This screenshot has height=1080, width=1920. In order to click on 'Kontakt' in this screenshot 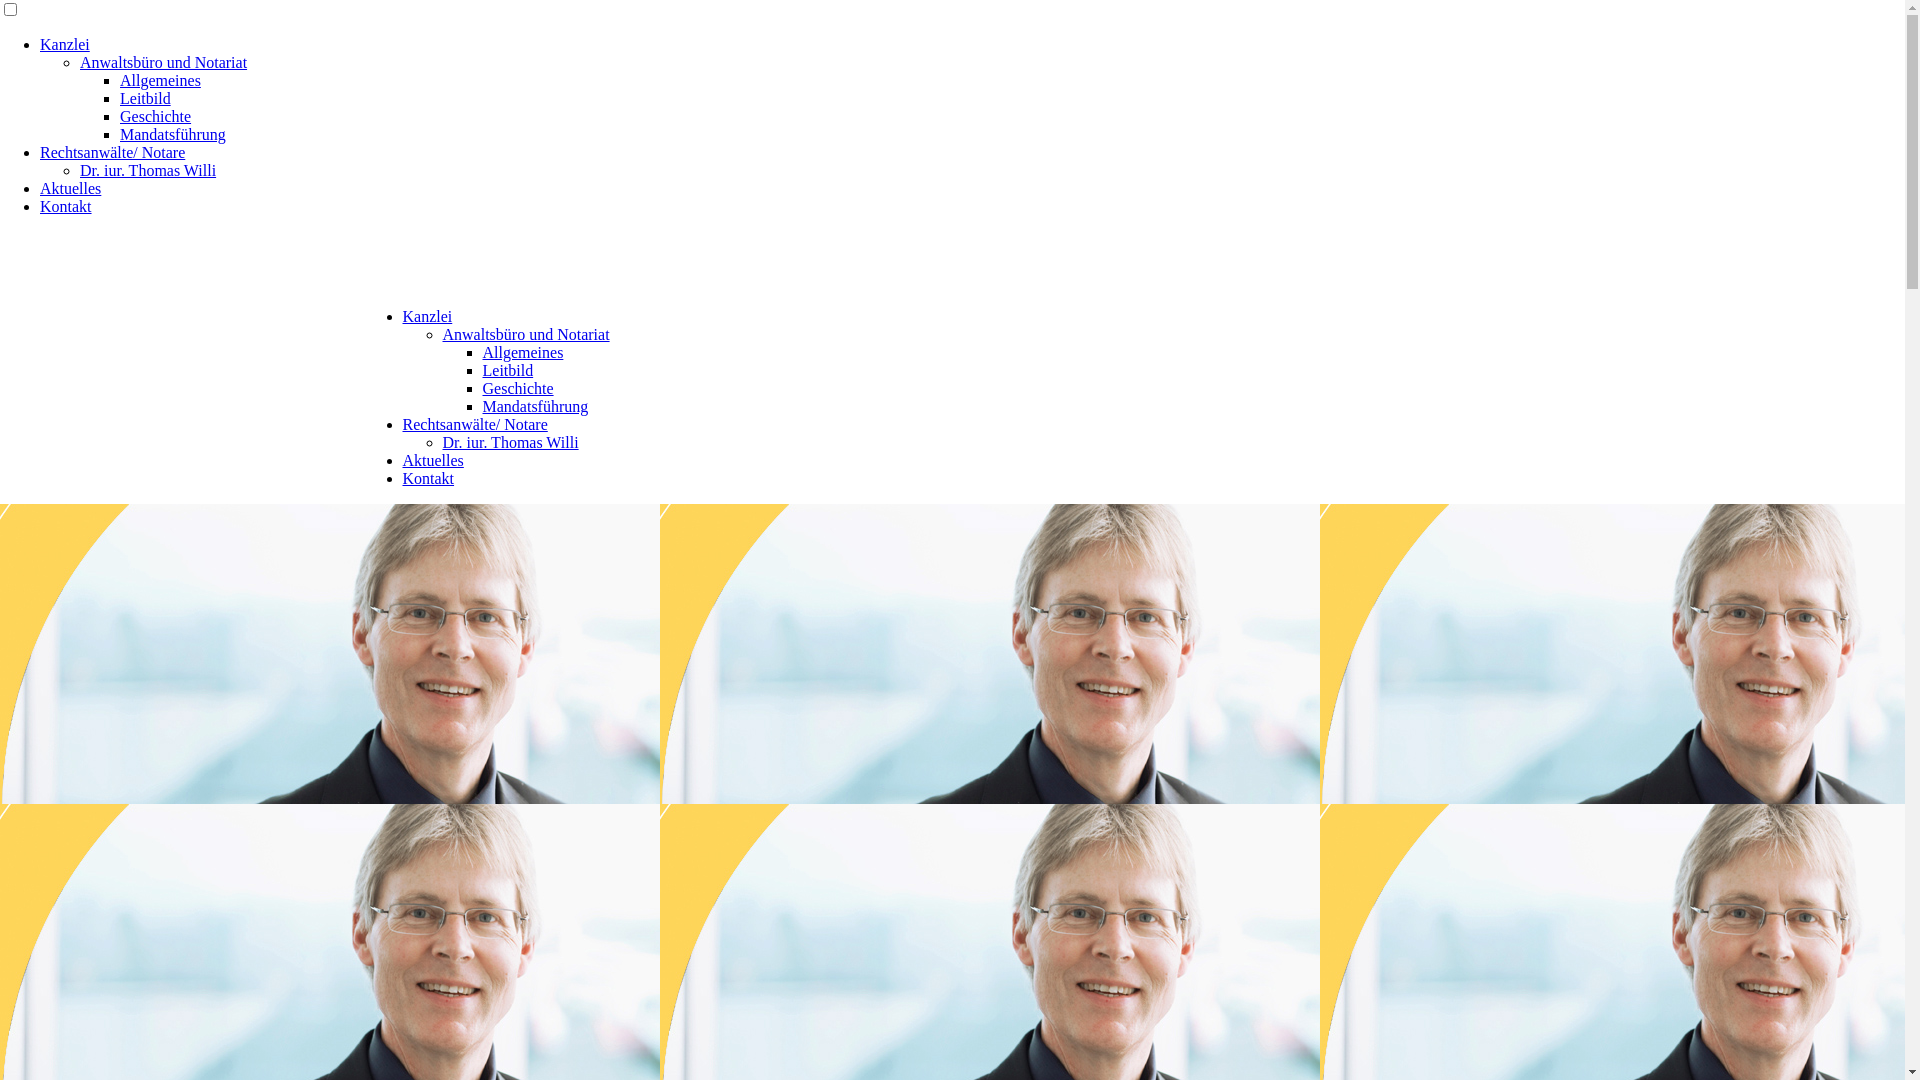, I will do `click(66, 206)`.